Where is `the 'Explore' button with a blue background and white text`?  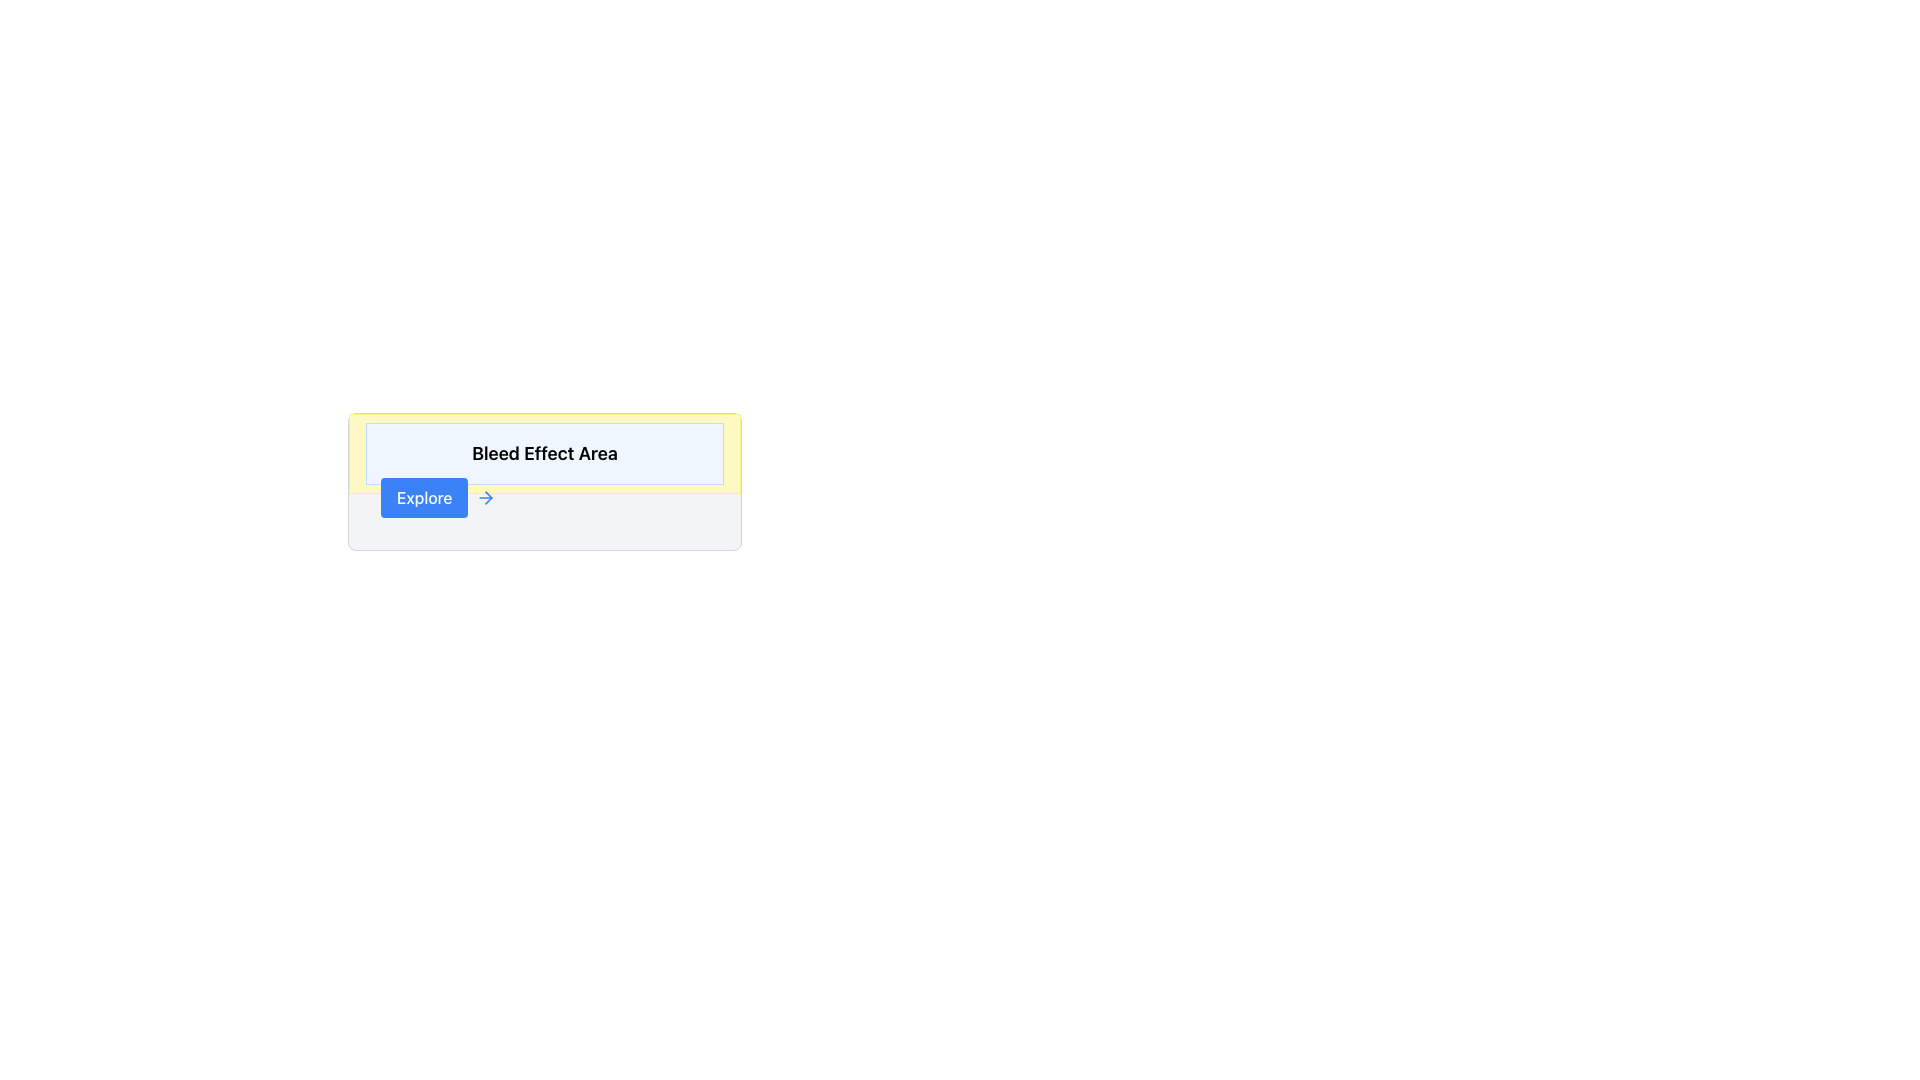 the 'Explore' button with a blue background and white text is located at coordinates (423, 496).